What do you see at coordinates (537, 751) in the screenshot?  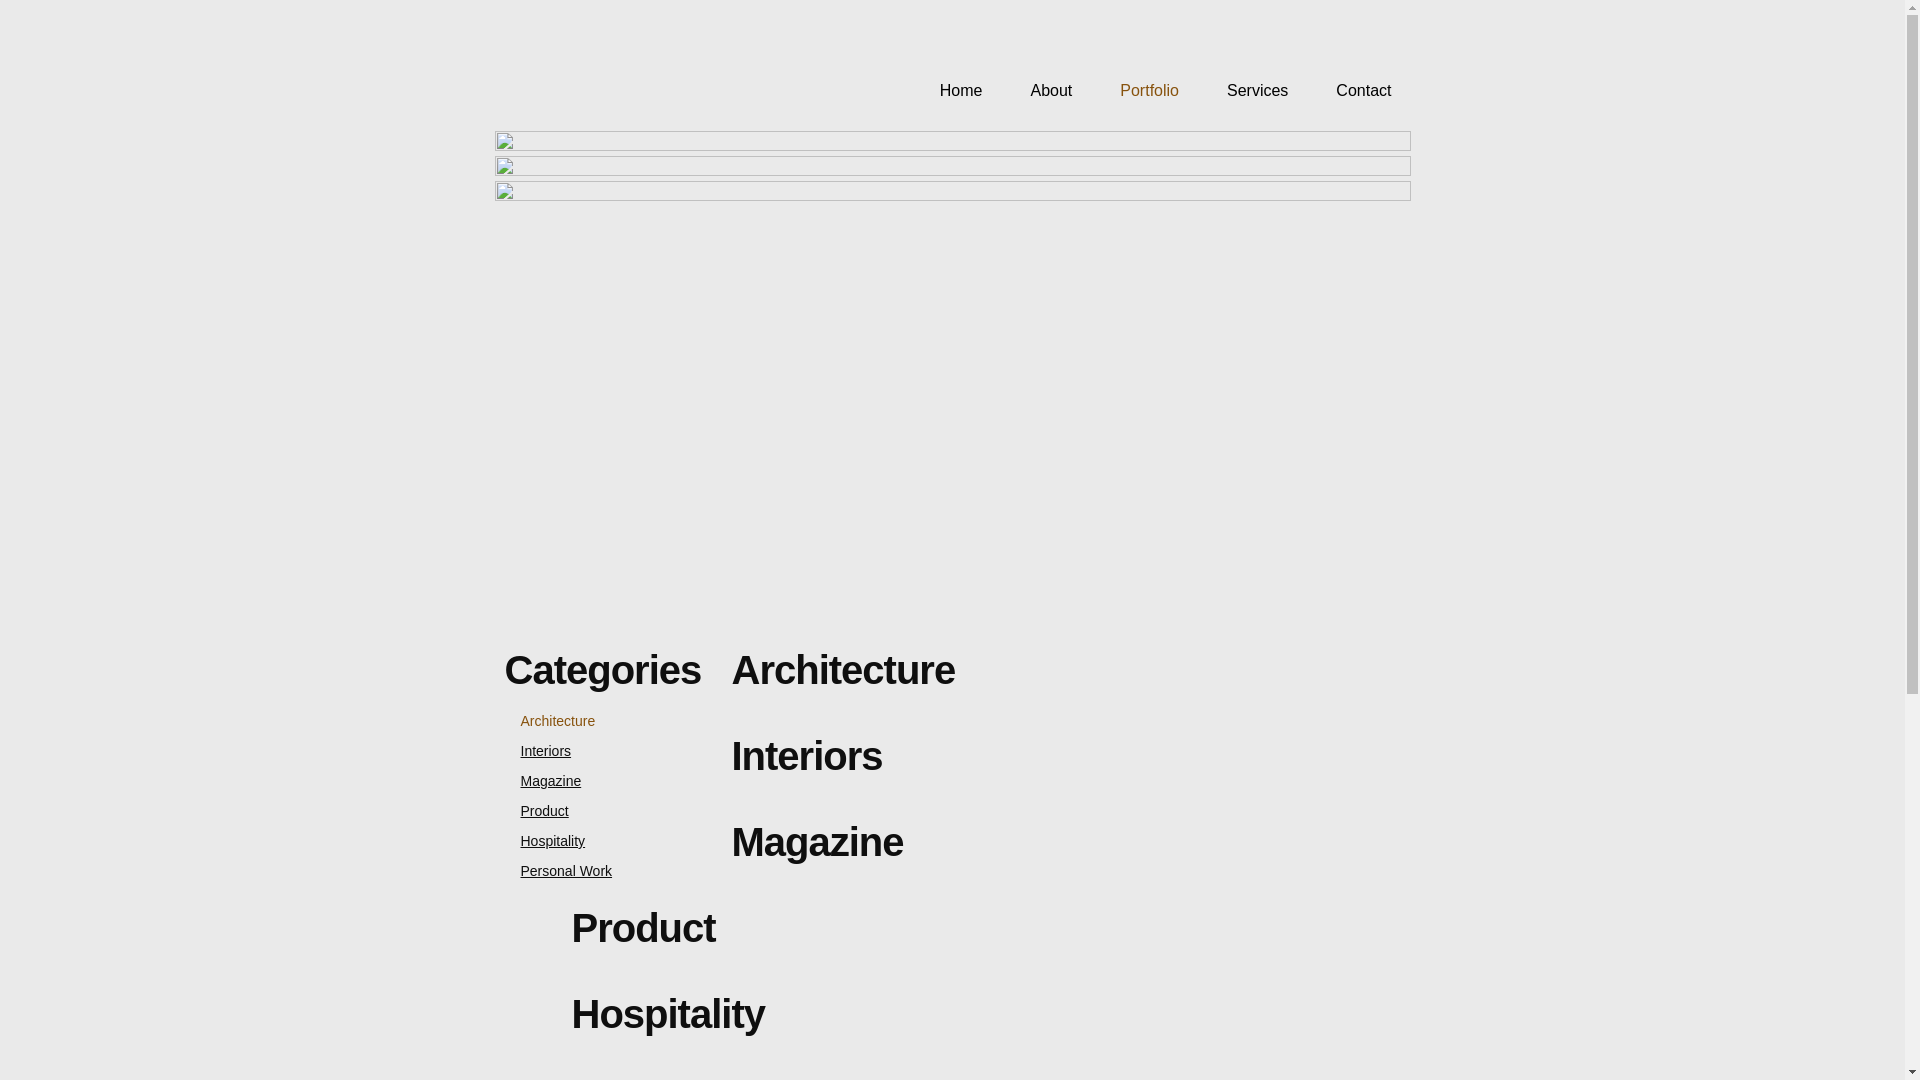 I see `'Interiors'` at bounding box center [537, 751].